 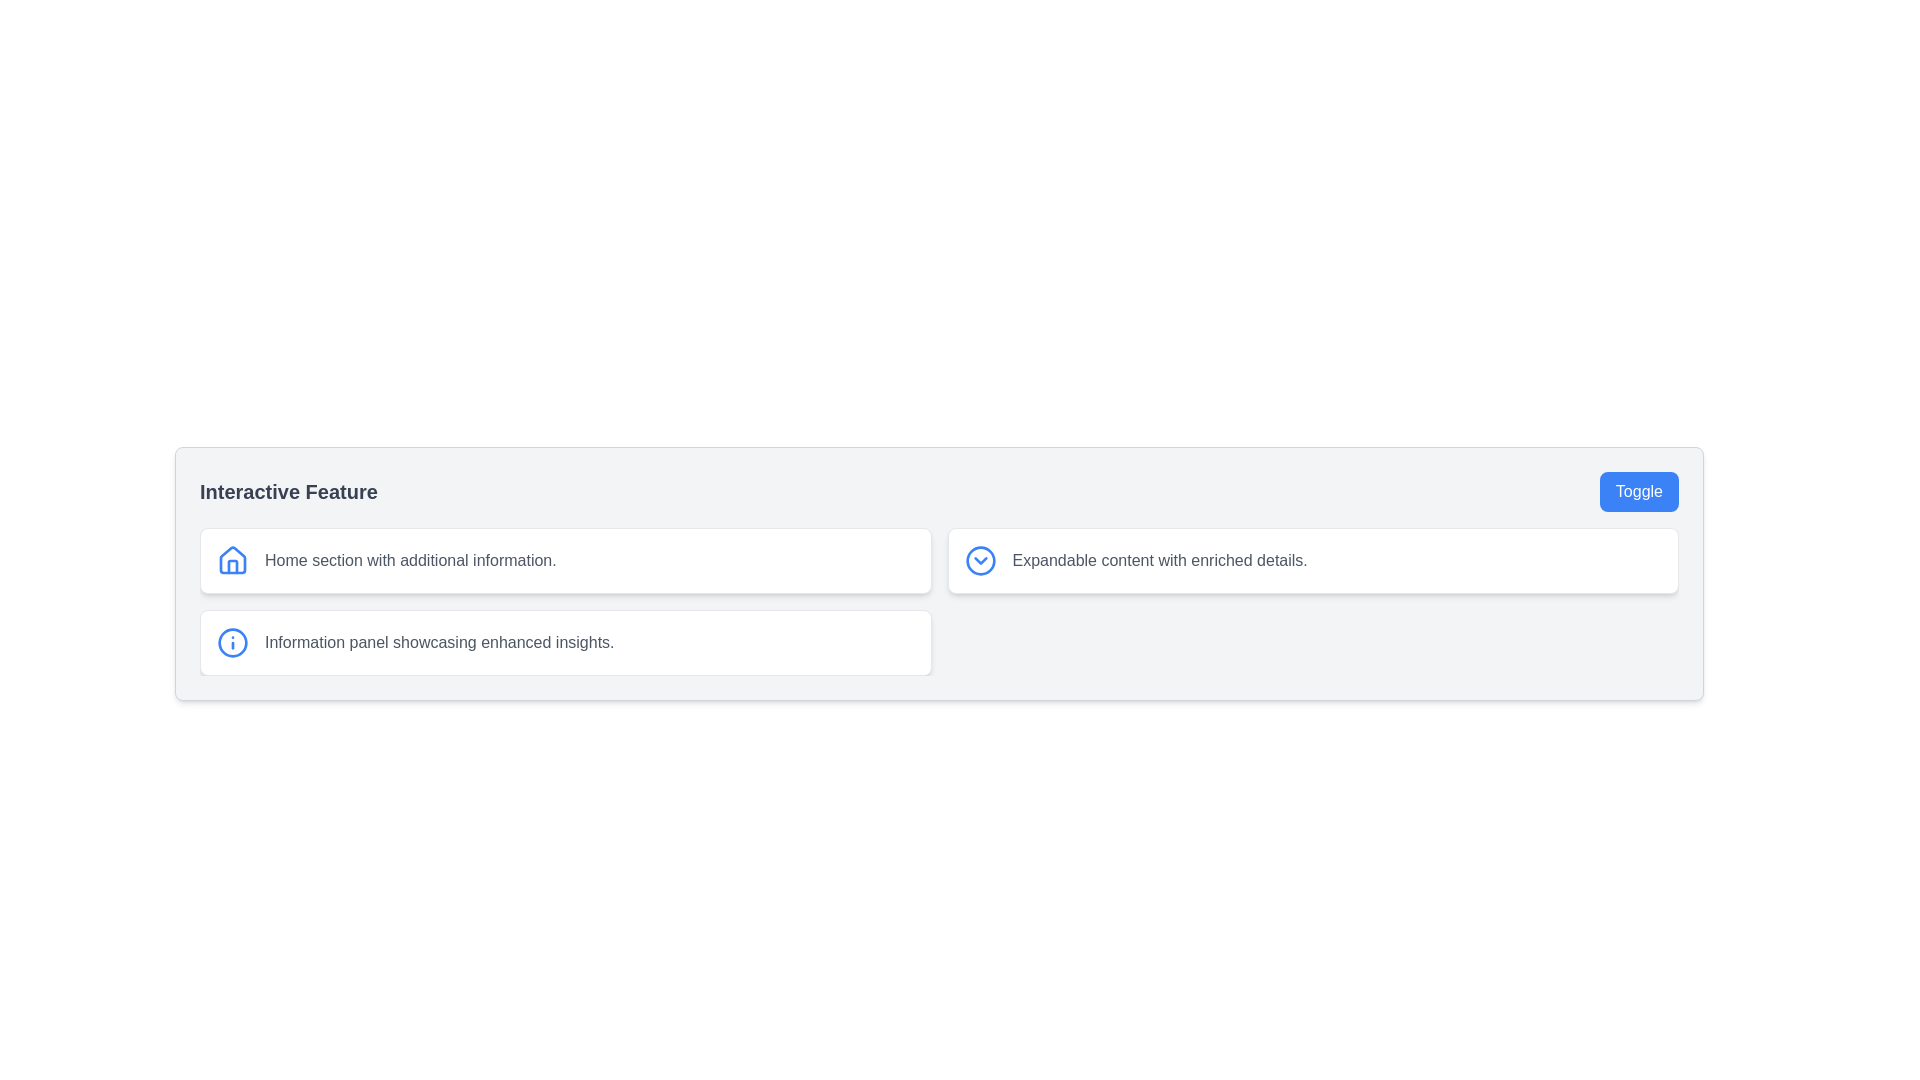 I want to click on the blue circular icon with a downward arrow, which is associated with expandable content located to the far right of the text 'Expandable content with enriched details.', so click(x=980, y=560).